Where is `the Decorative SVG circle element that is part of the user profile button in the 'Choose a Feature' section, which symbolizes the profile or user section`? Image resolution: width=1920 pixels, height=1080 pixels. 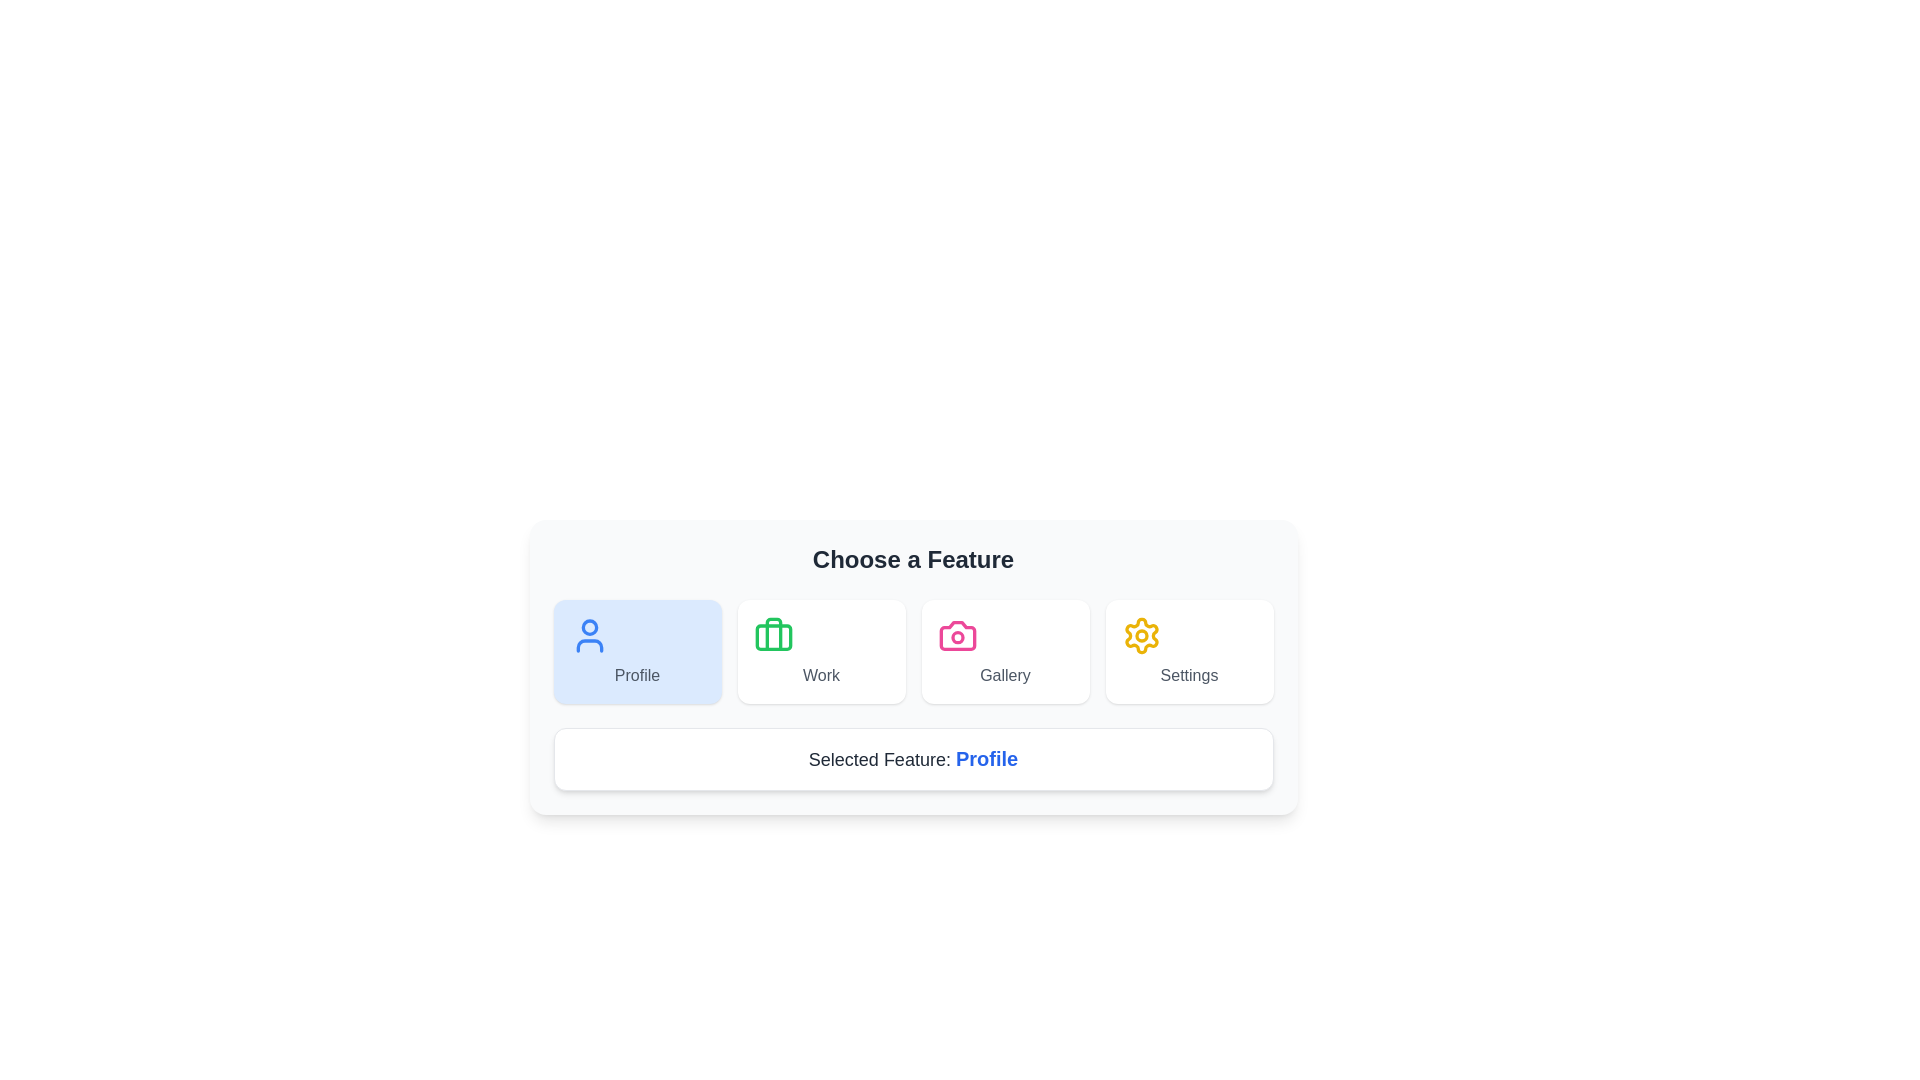 the Decorative SVG circle element that is part of the user profile button in the 'Choose a Feature' section, which symbolizes the profile or user section is located at coordinates (588, 626).